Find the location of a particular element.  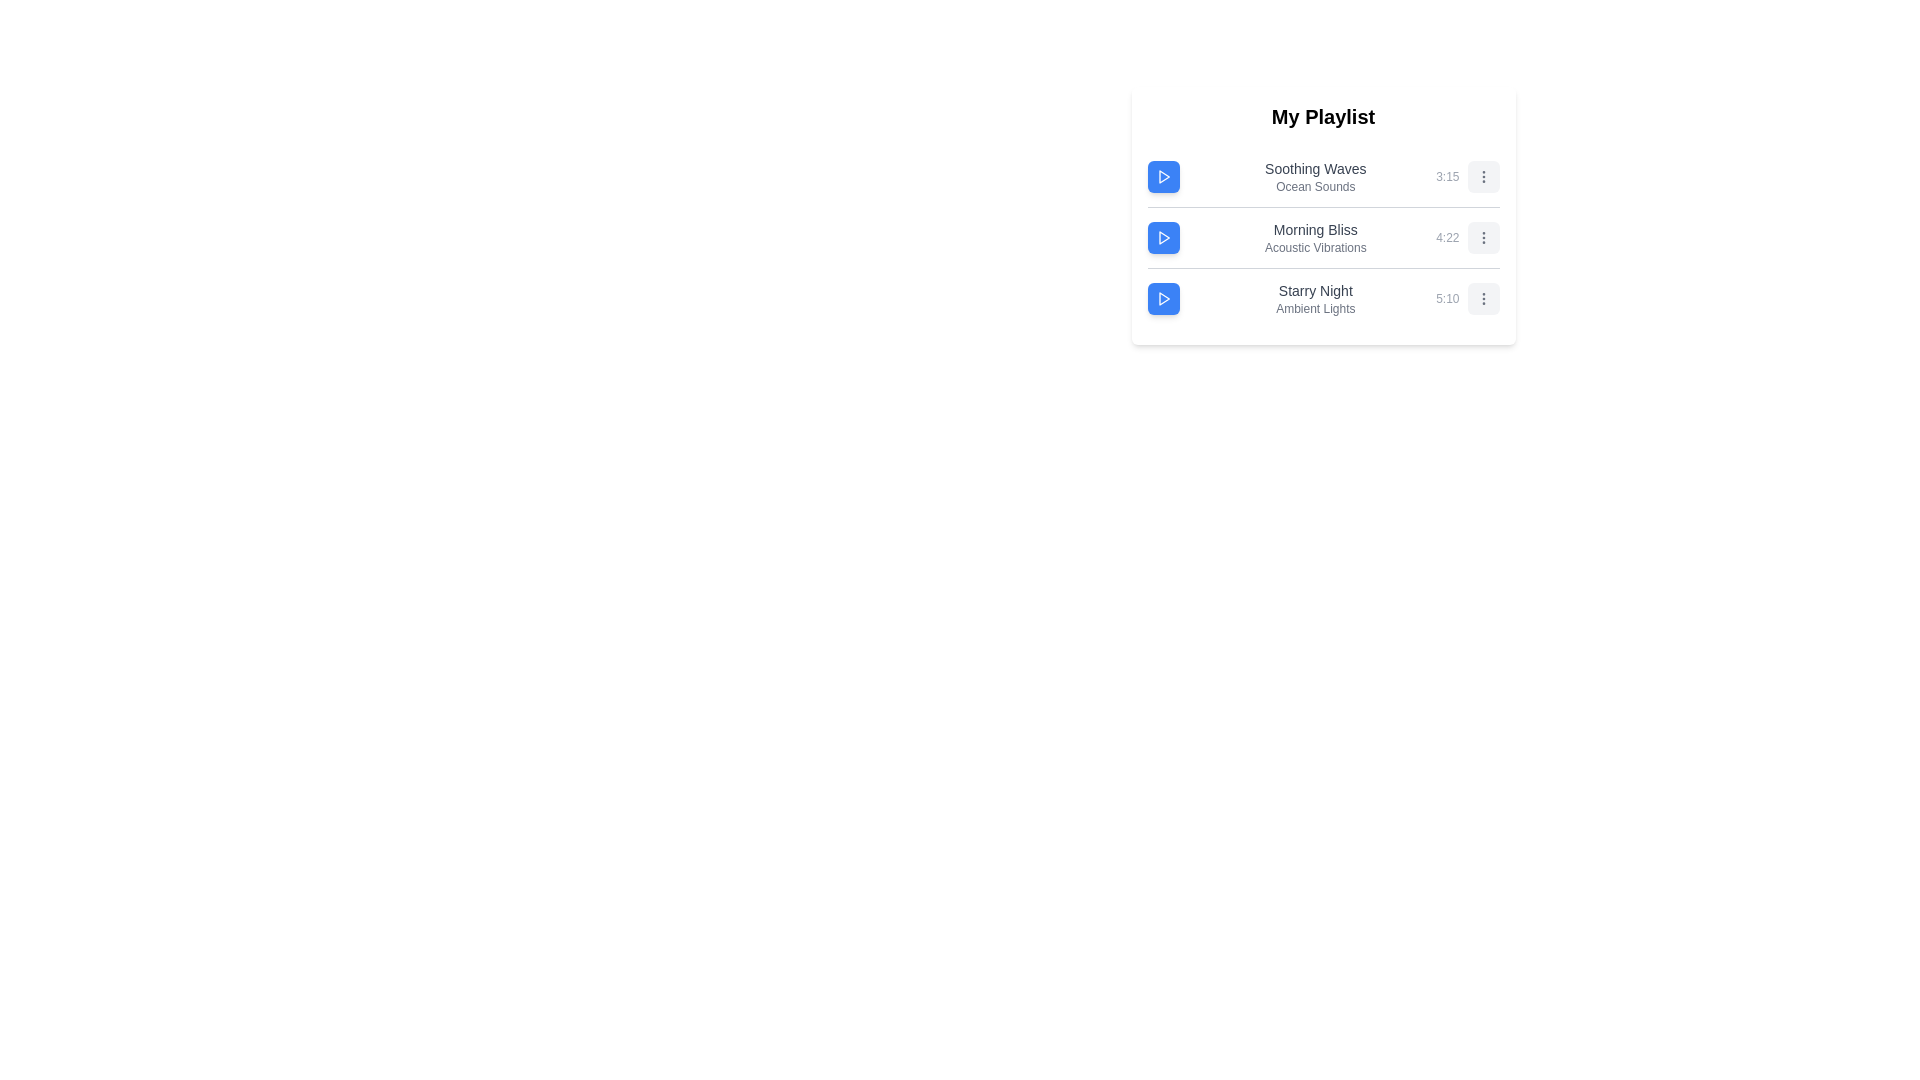

the text label providing supplementary information about the playlist item located below the title 'Soothing Waves' in the 'My Playlist' section is located at coordinates (1315, 186).